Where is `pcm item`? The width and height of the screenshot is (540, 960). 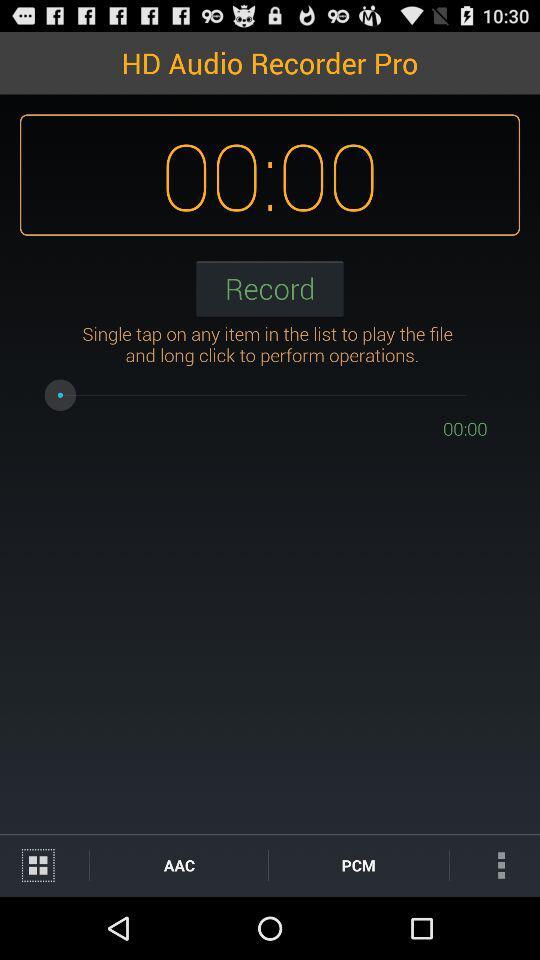 pcm item is located at coordinates (357, 864).